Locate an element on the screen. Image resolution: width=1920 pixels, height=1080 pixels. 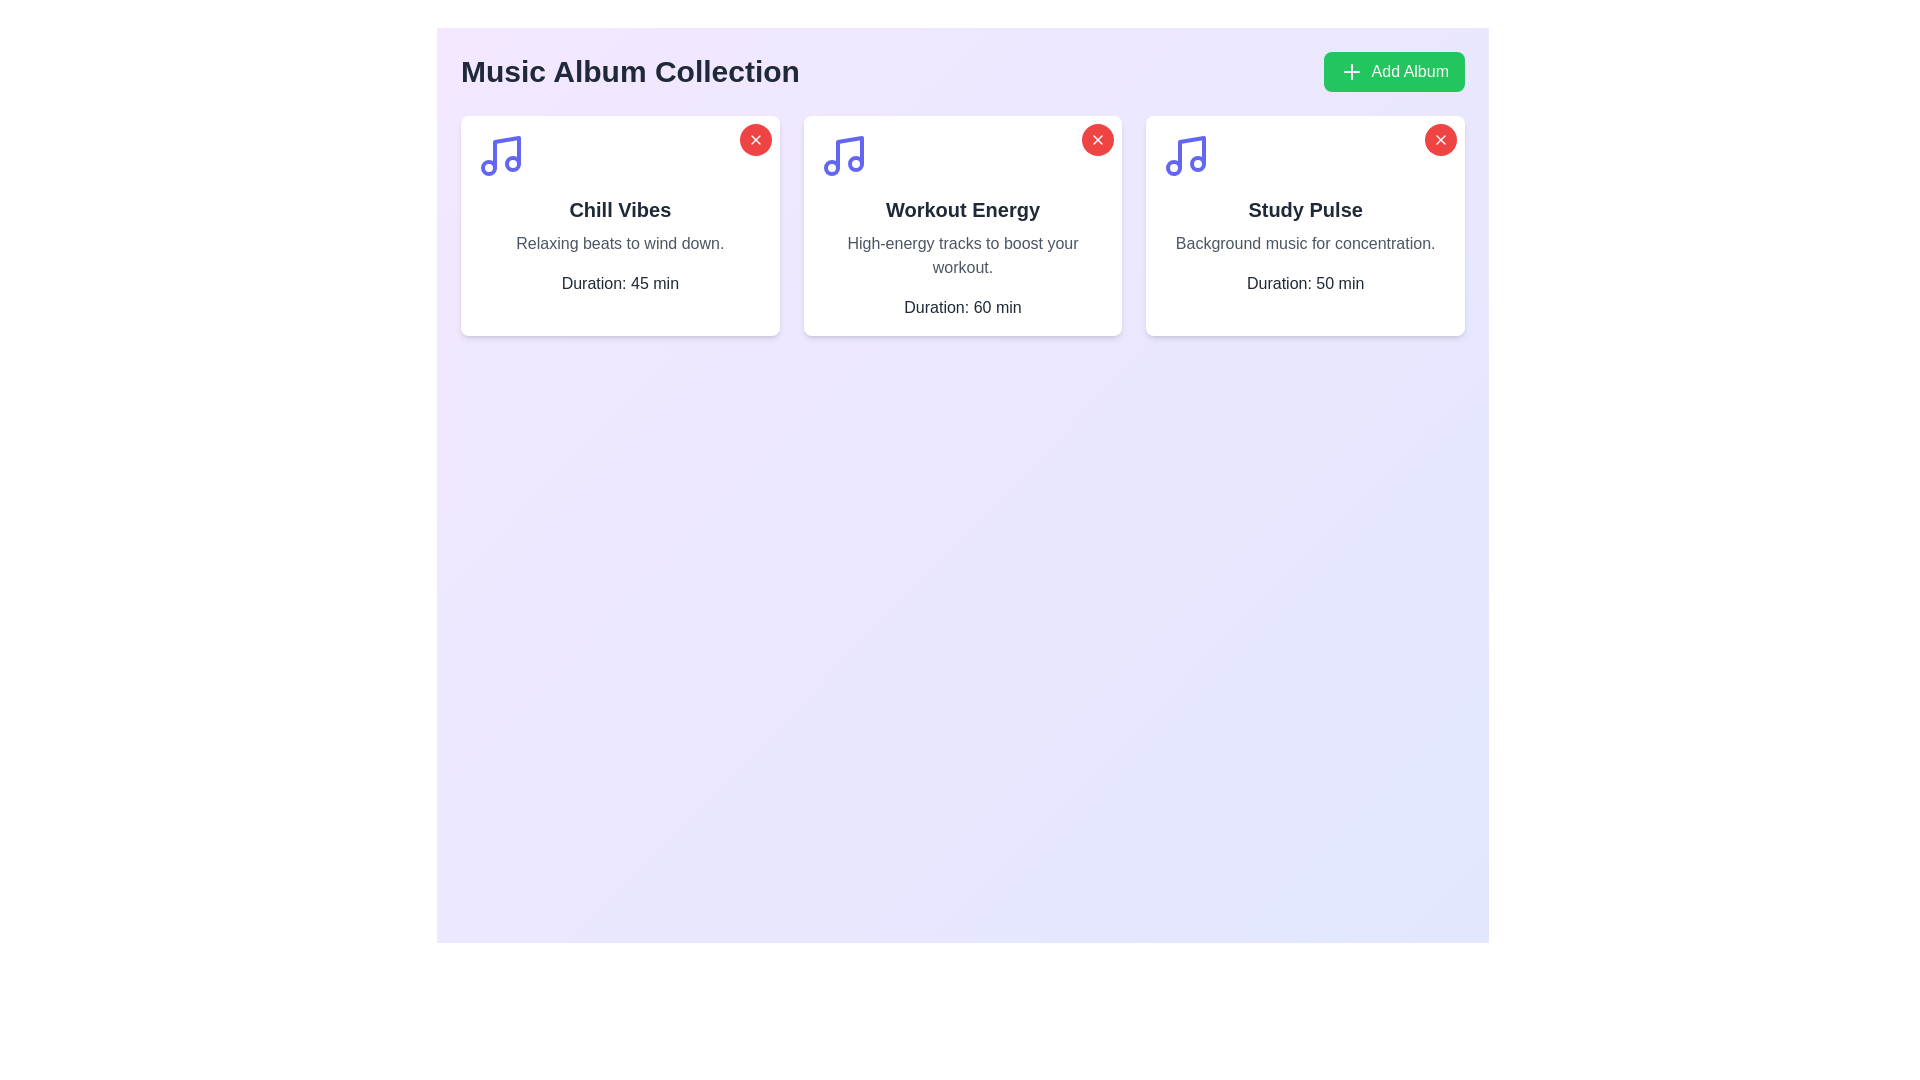
text label displaying 'Relaxing beats to wind down.' located in the card under the header 'Chill Vibes' is located at coordinates (619, 242).